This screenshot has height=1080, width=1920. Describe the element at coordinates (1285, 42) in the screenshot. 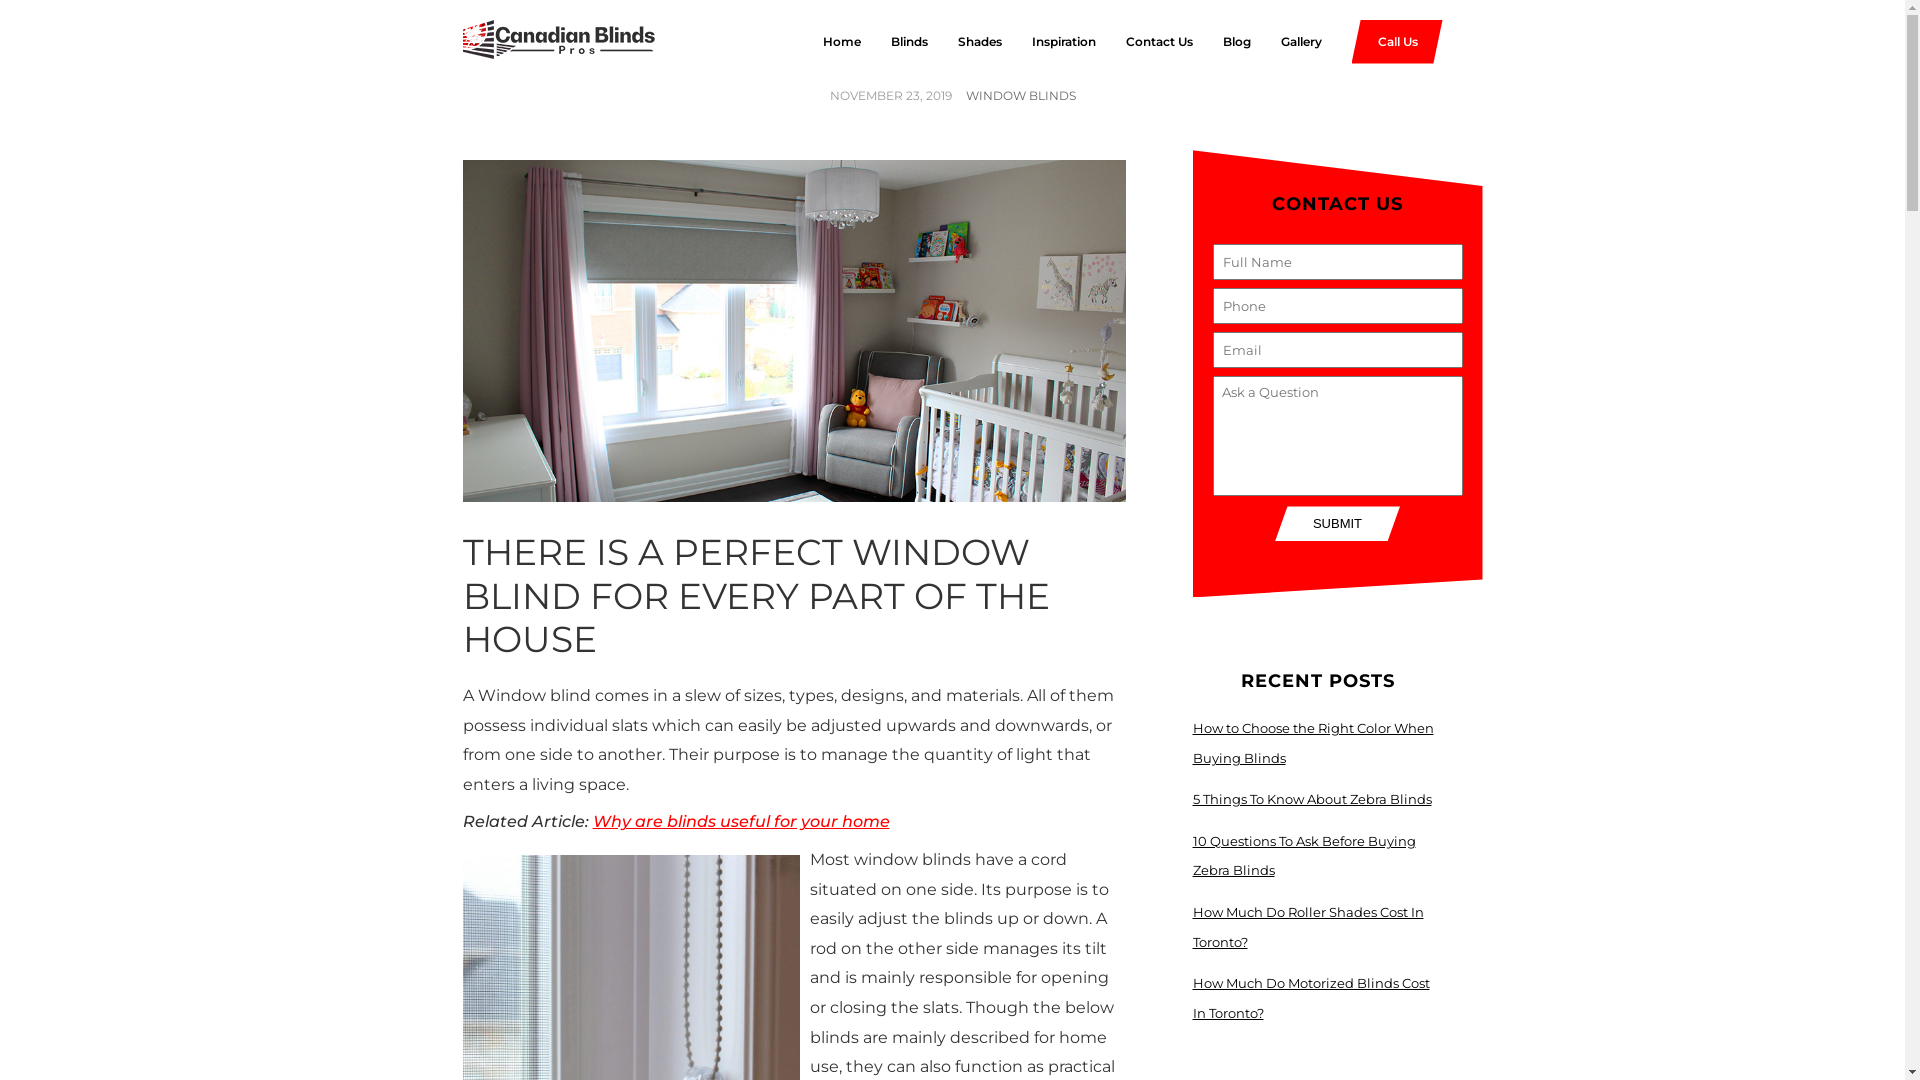

I see `'Gallery'` at that location.